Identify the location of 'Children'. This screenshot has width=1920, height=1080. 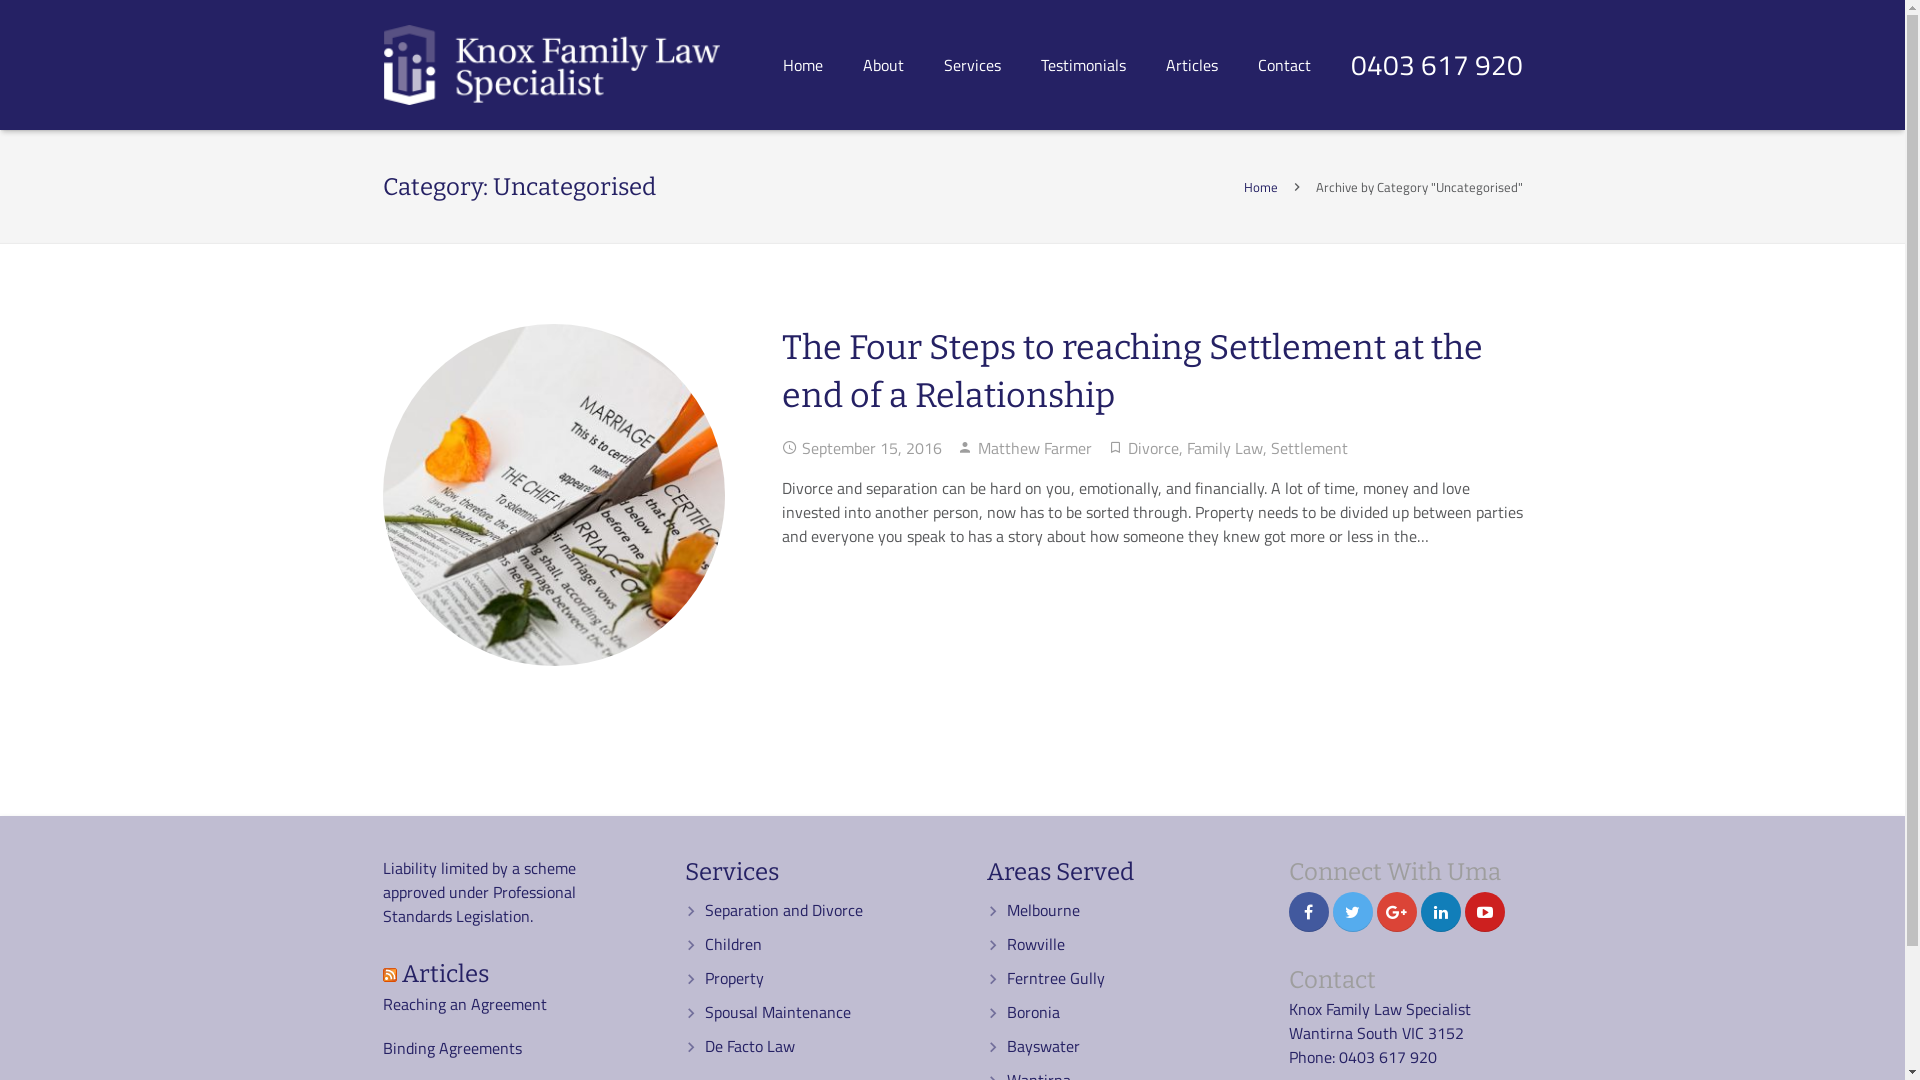
(732, 944).